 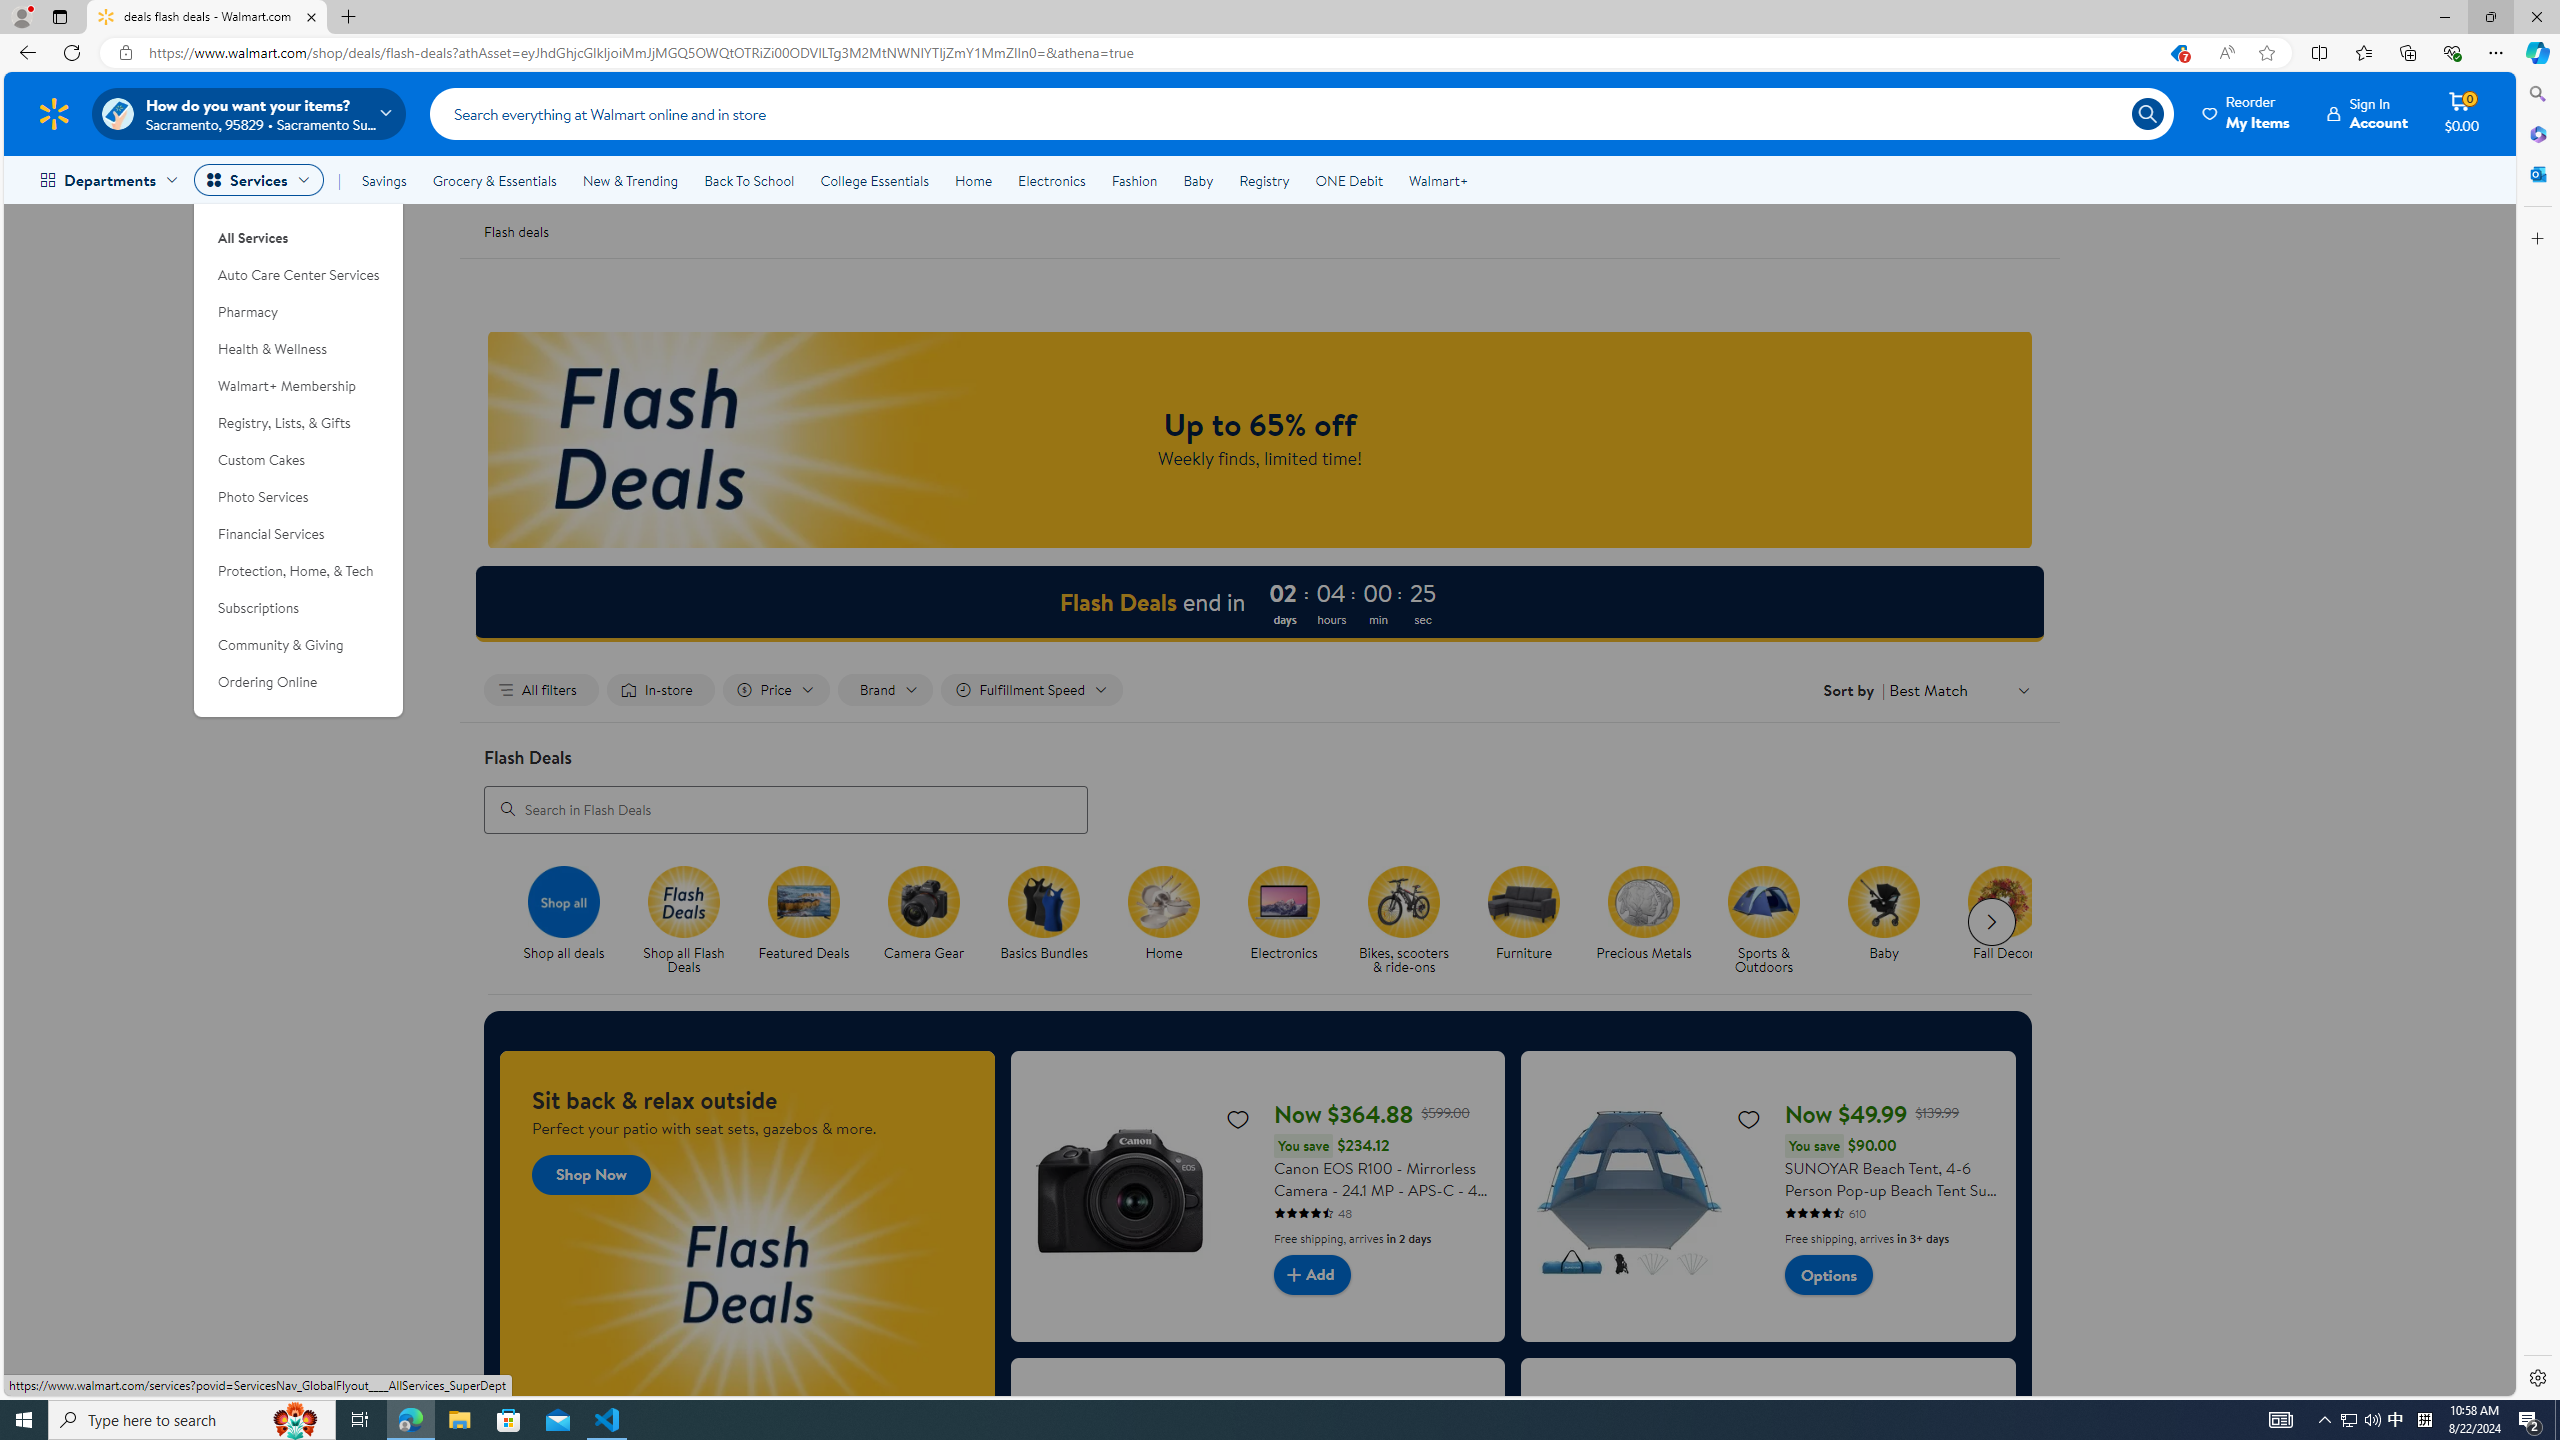 I want to click on 'Search in Flash Deals', so click(x=784, y=808).